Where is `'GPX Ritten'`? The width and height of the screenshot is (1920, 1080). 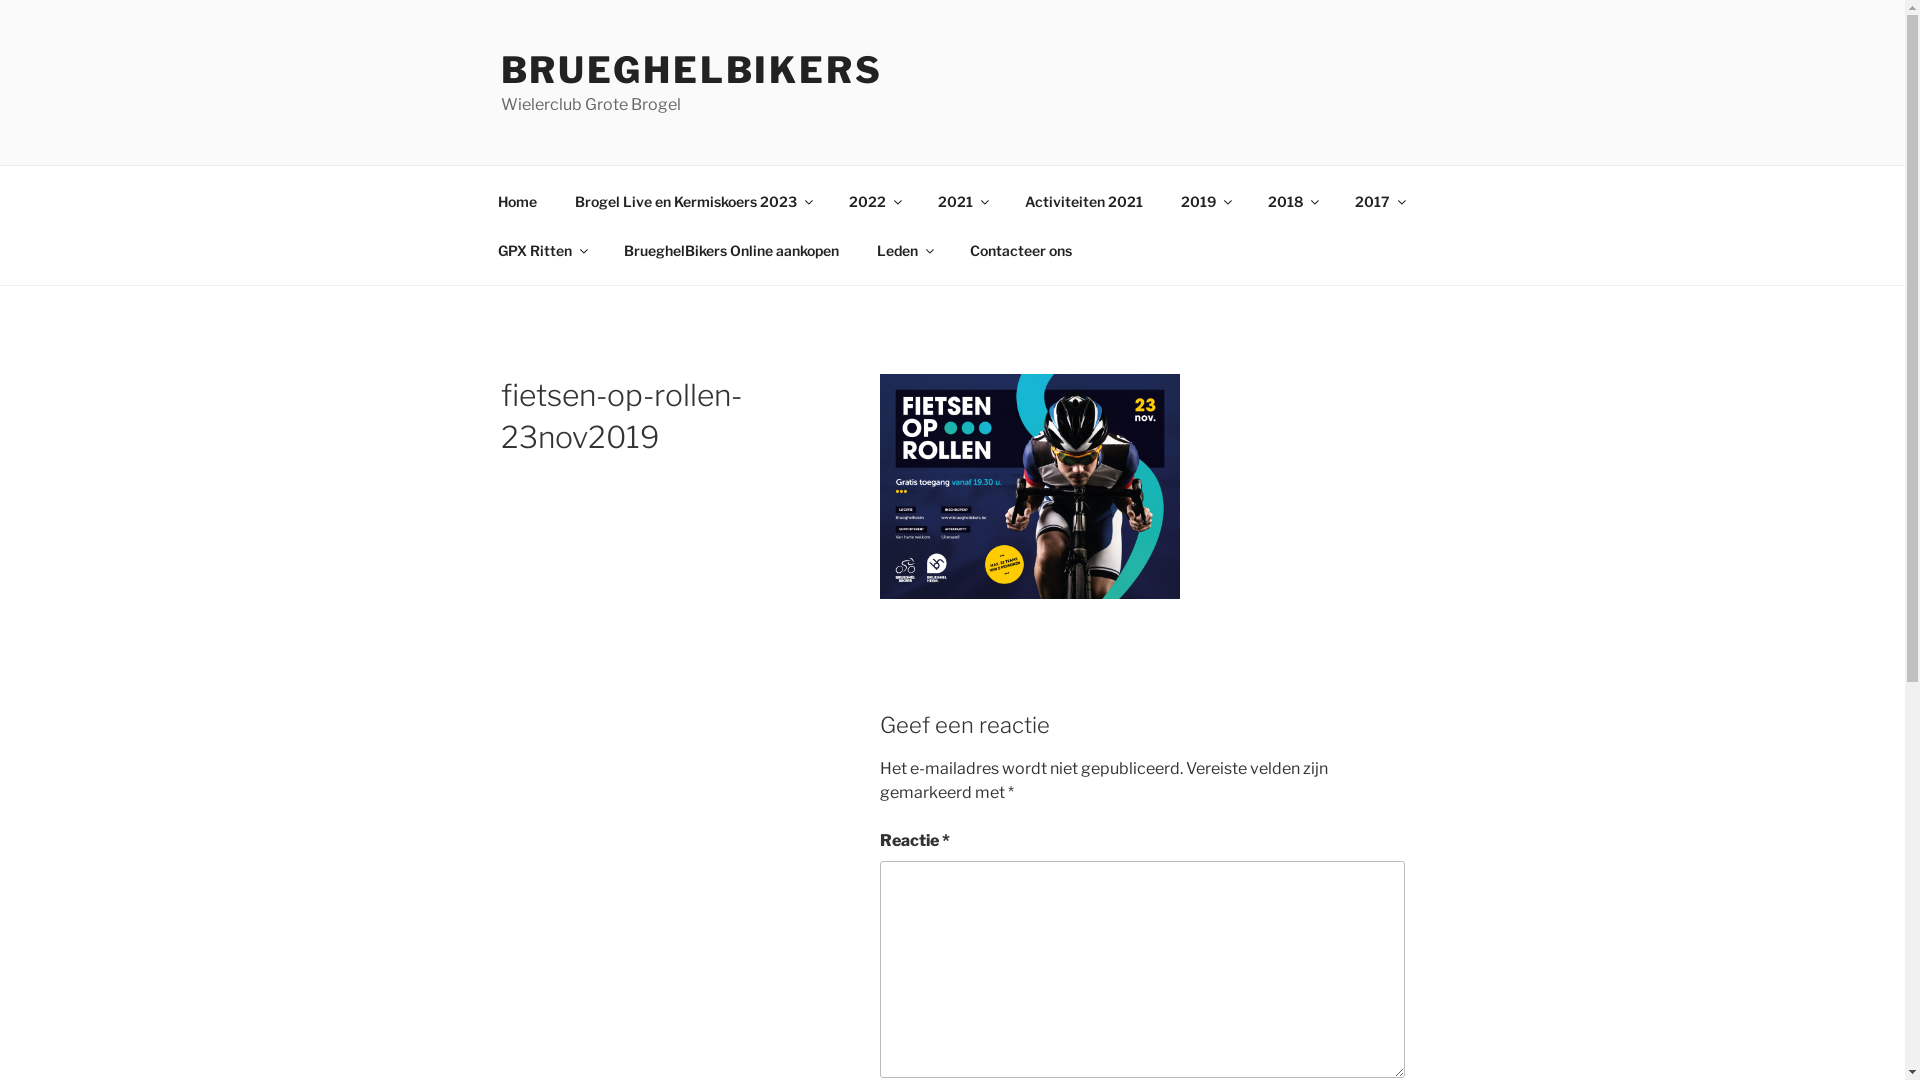 'GPX Ritten' is located at coordinates (541, 249).